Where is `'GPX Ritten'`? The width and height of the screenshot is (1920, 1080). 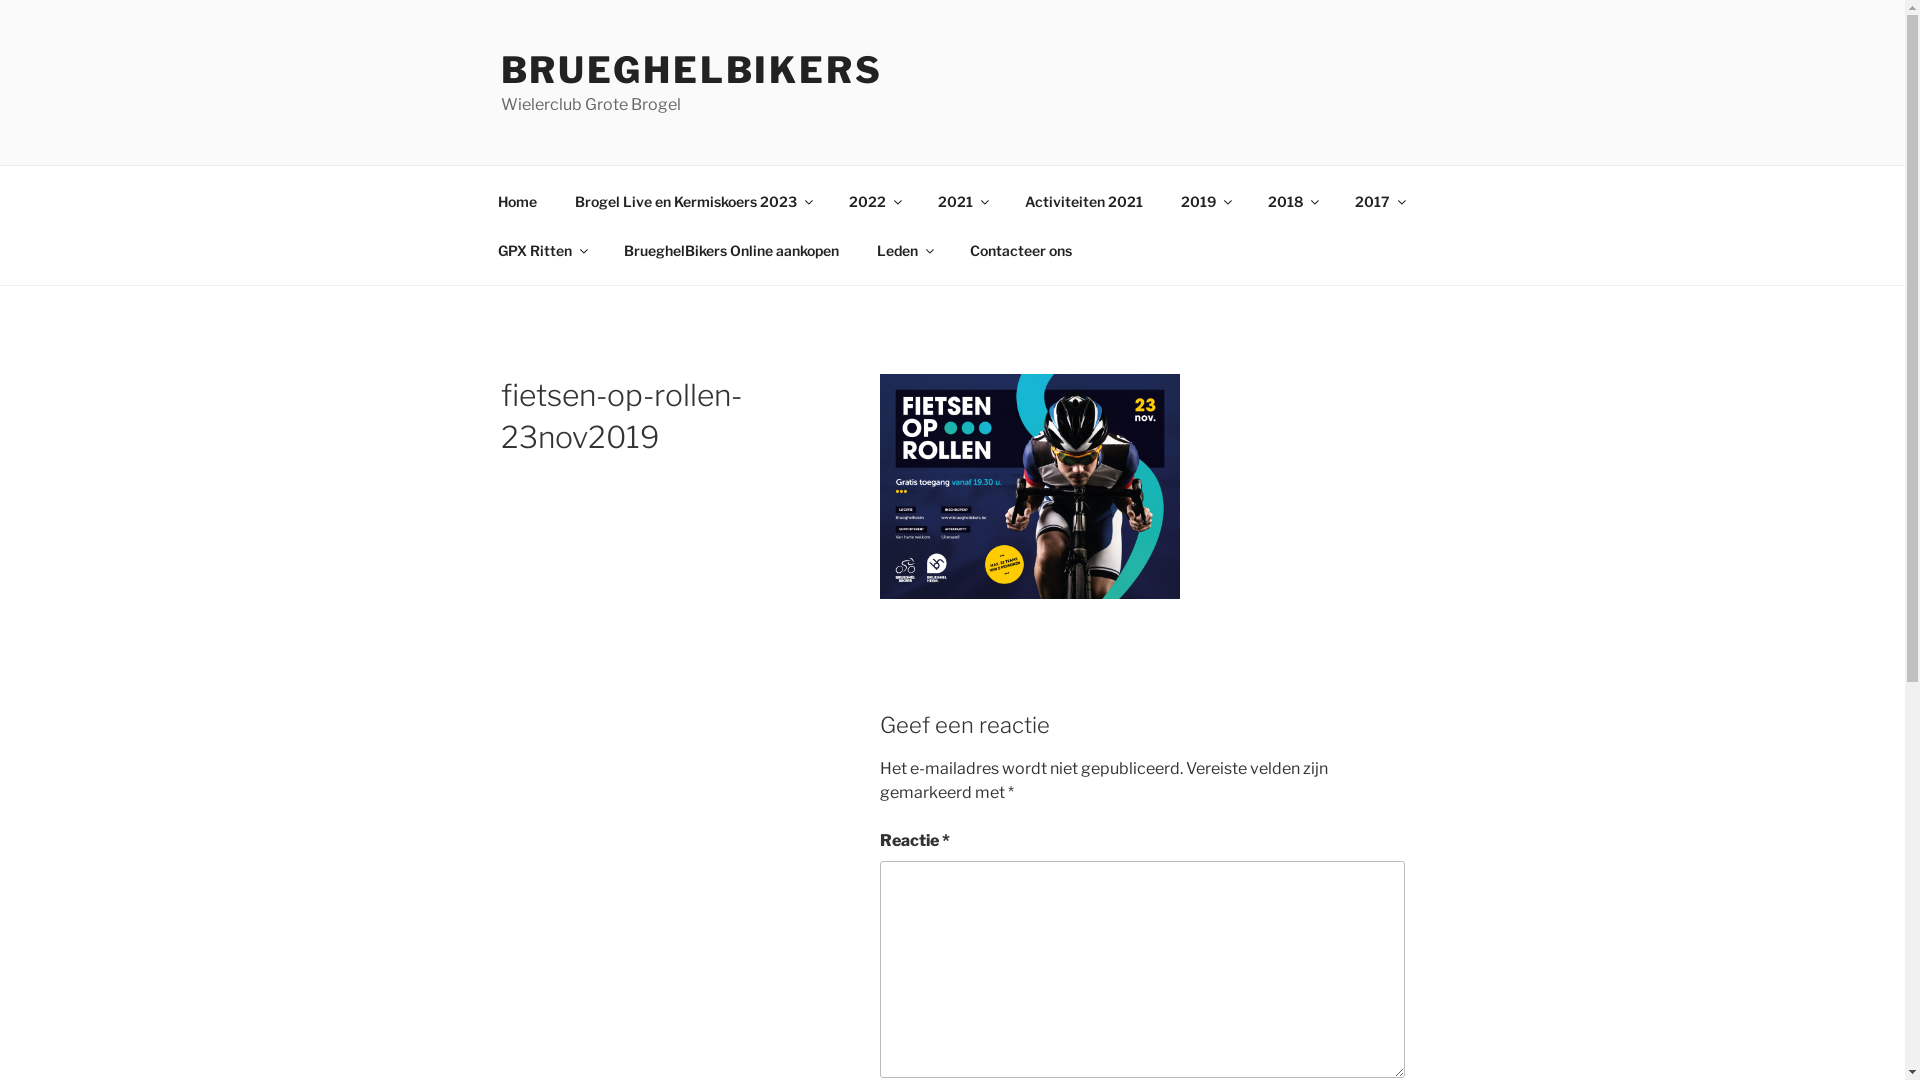 'GPX Ritten' is located at coordinates (541, 249).